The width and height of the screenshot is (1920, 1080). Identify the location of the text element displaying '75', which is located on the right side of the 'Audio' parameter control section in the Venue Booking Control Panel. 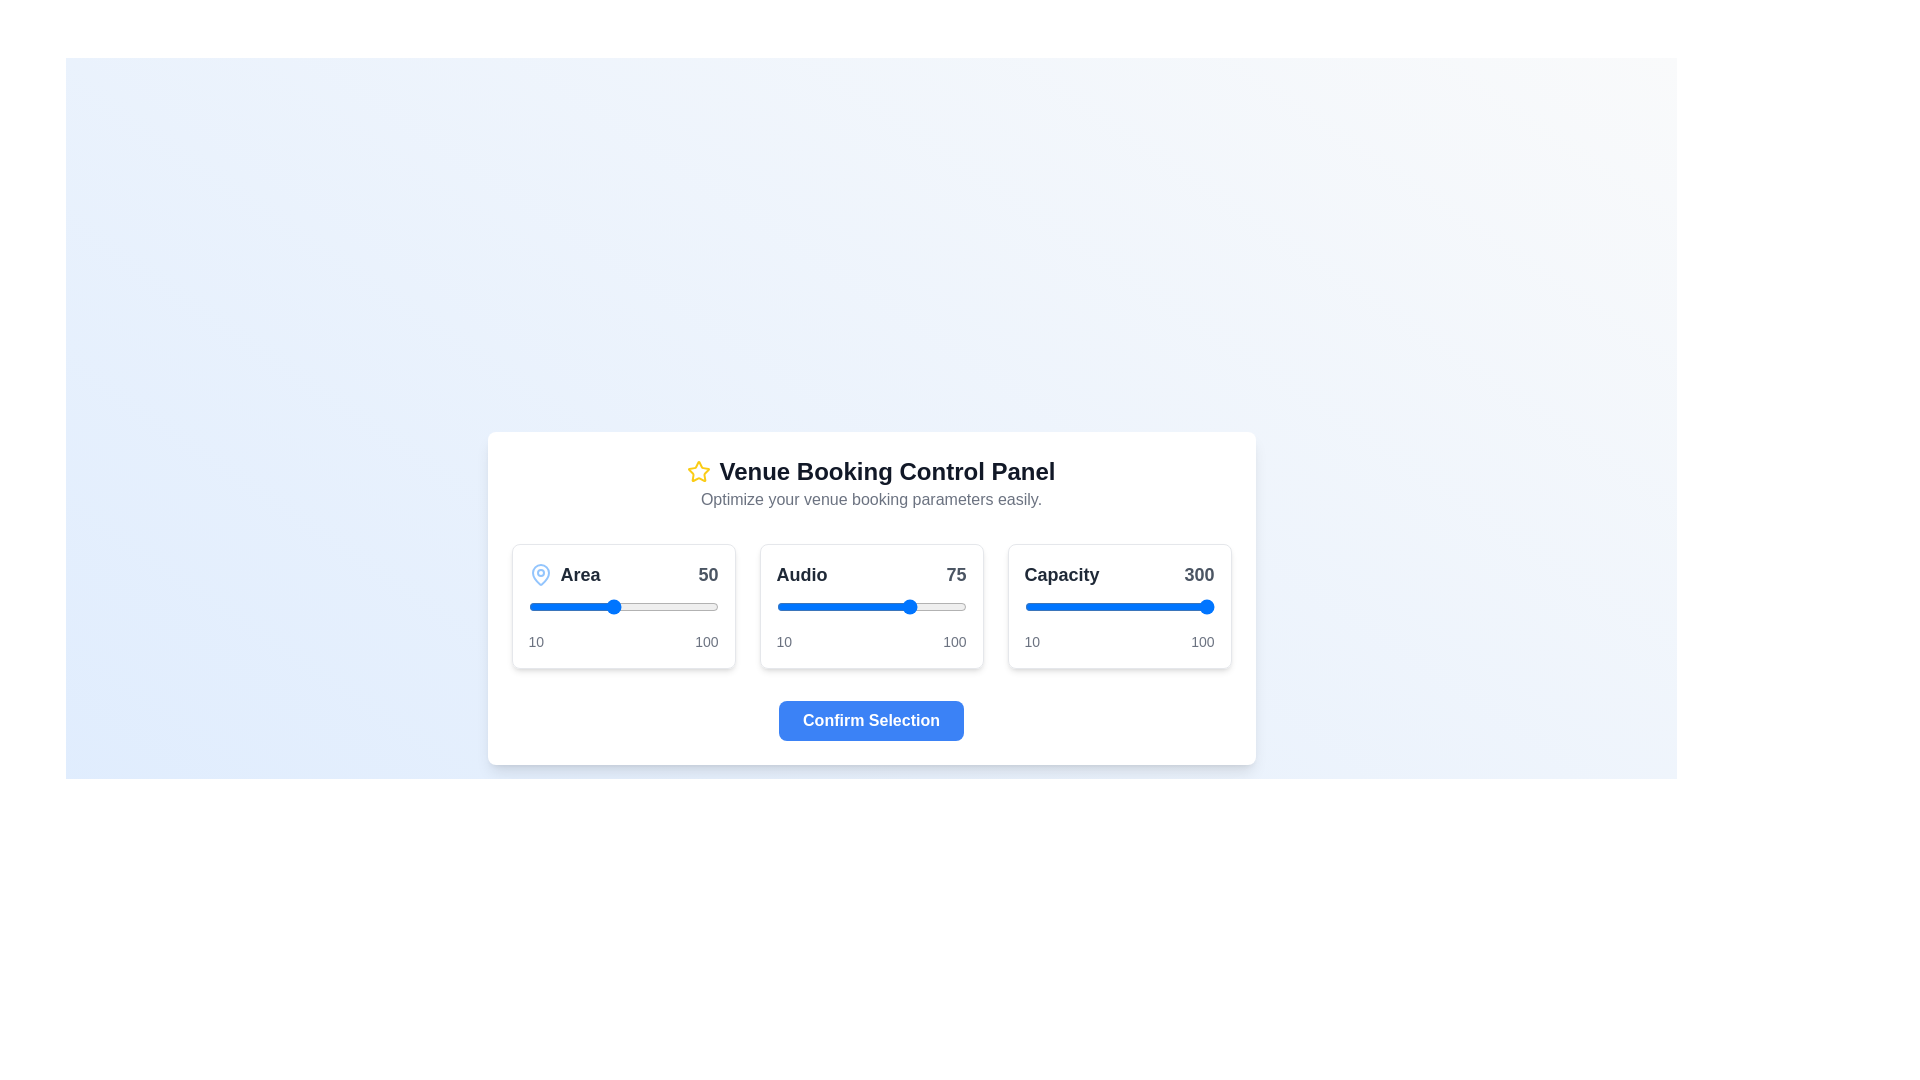
(955, 574).